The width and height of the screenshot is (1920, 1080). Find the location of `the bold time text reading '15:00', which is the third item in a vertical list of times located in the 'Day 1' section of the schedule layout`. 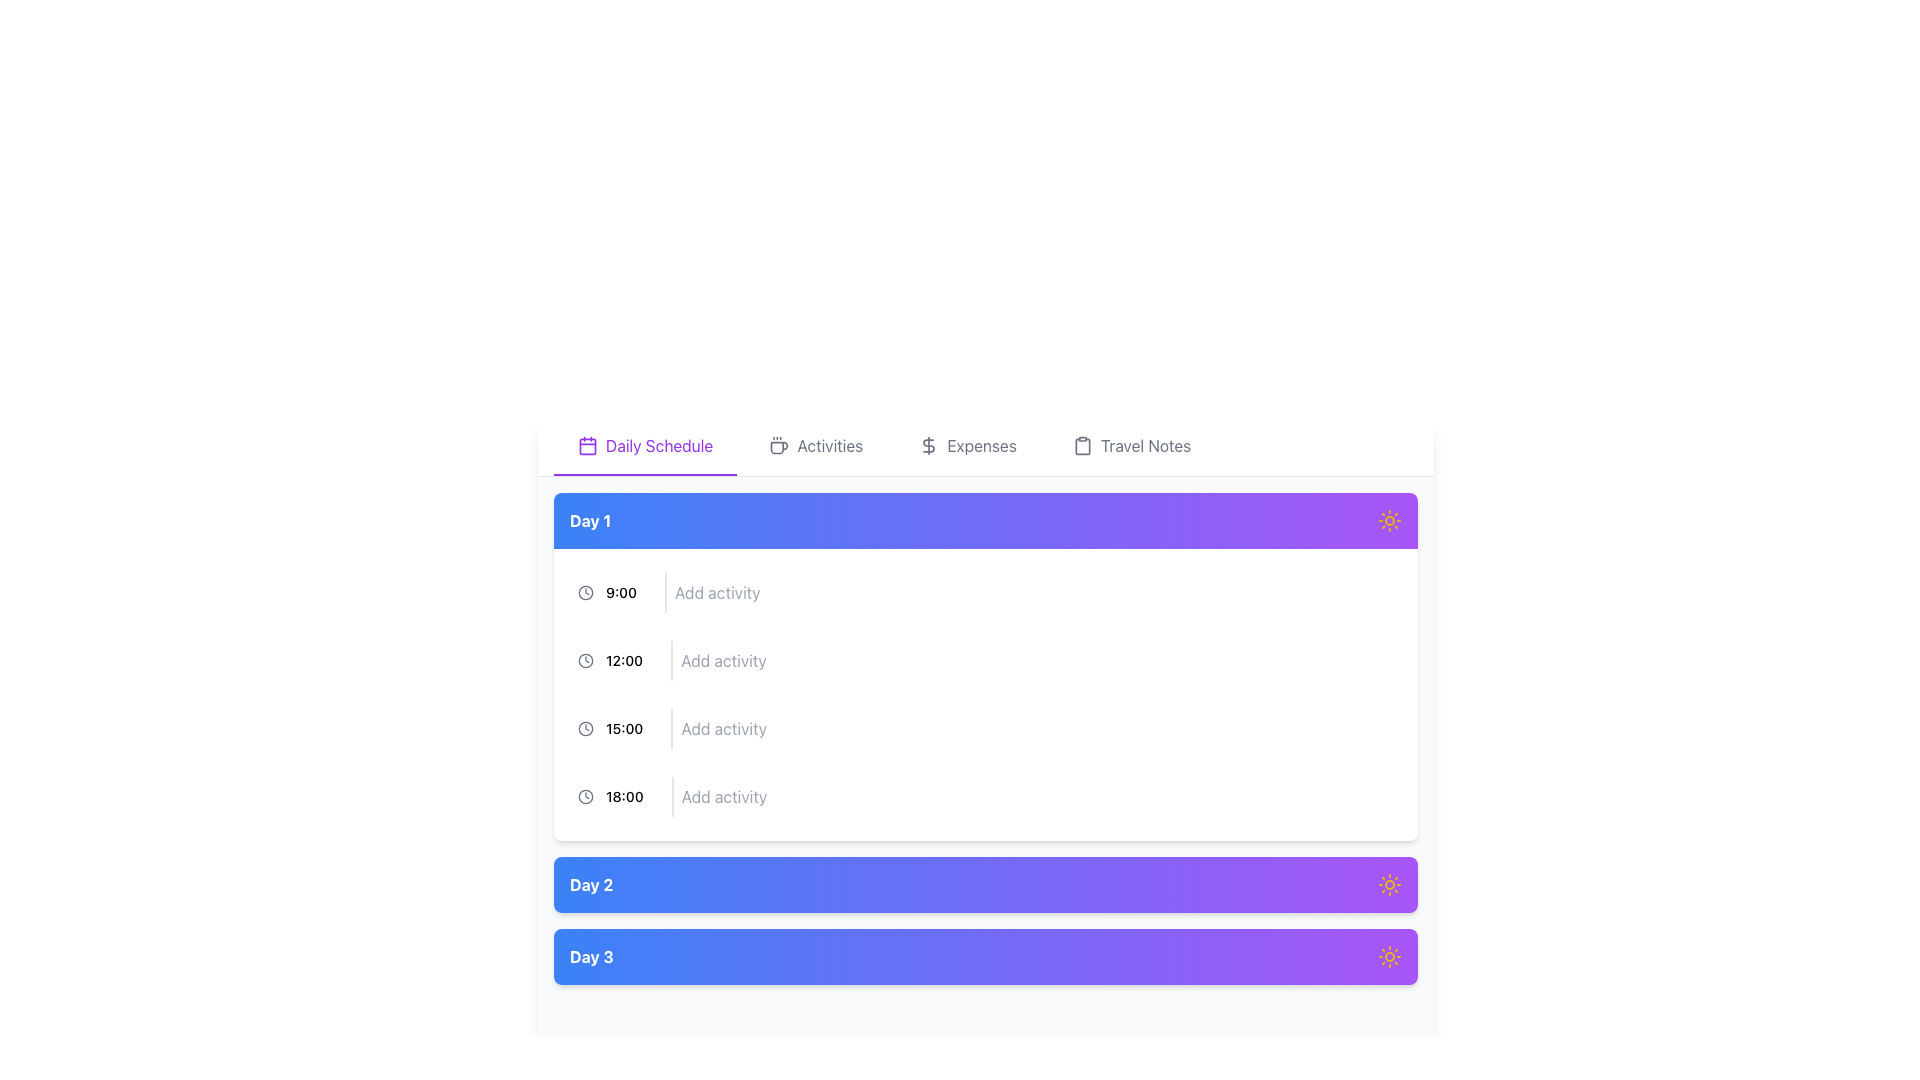

the bold time text reading '15:00', which is the third item in a vertical list of times located in the 'Day 1' section of the schedule layout is located at coordinates (623, 729).